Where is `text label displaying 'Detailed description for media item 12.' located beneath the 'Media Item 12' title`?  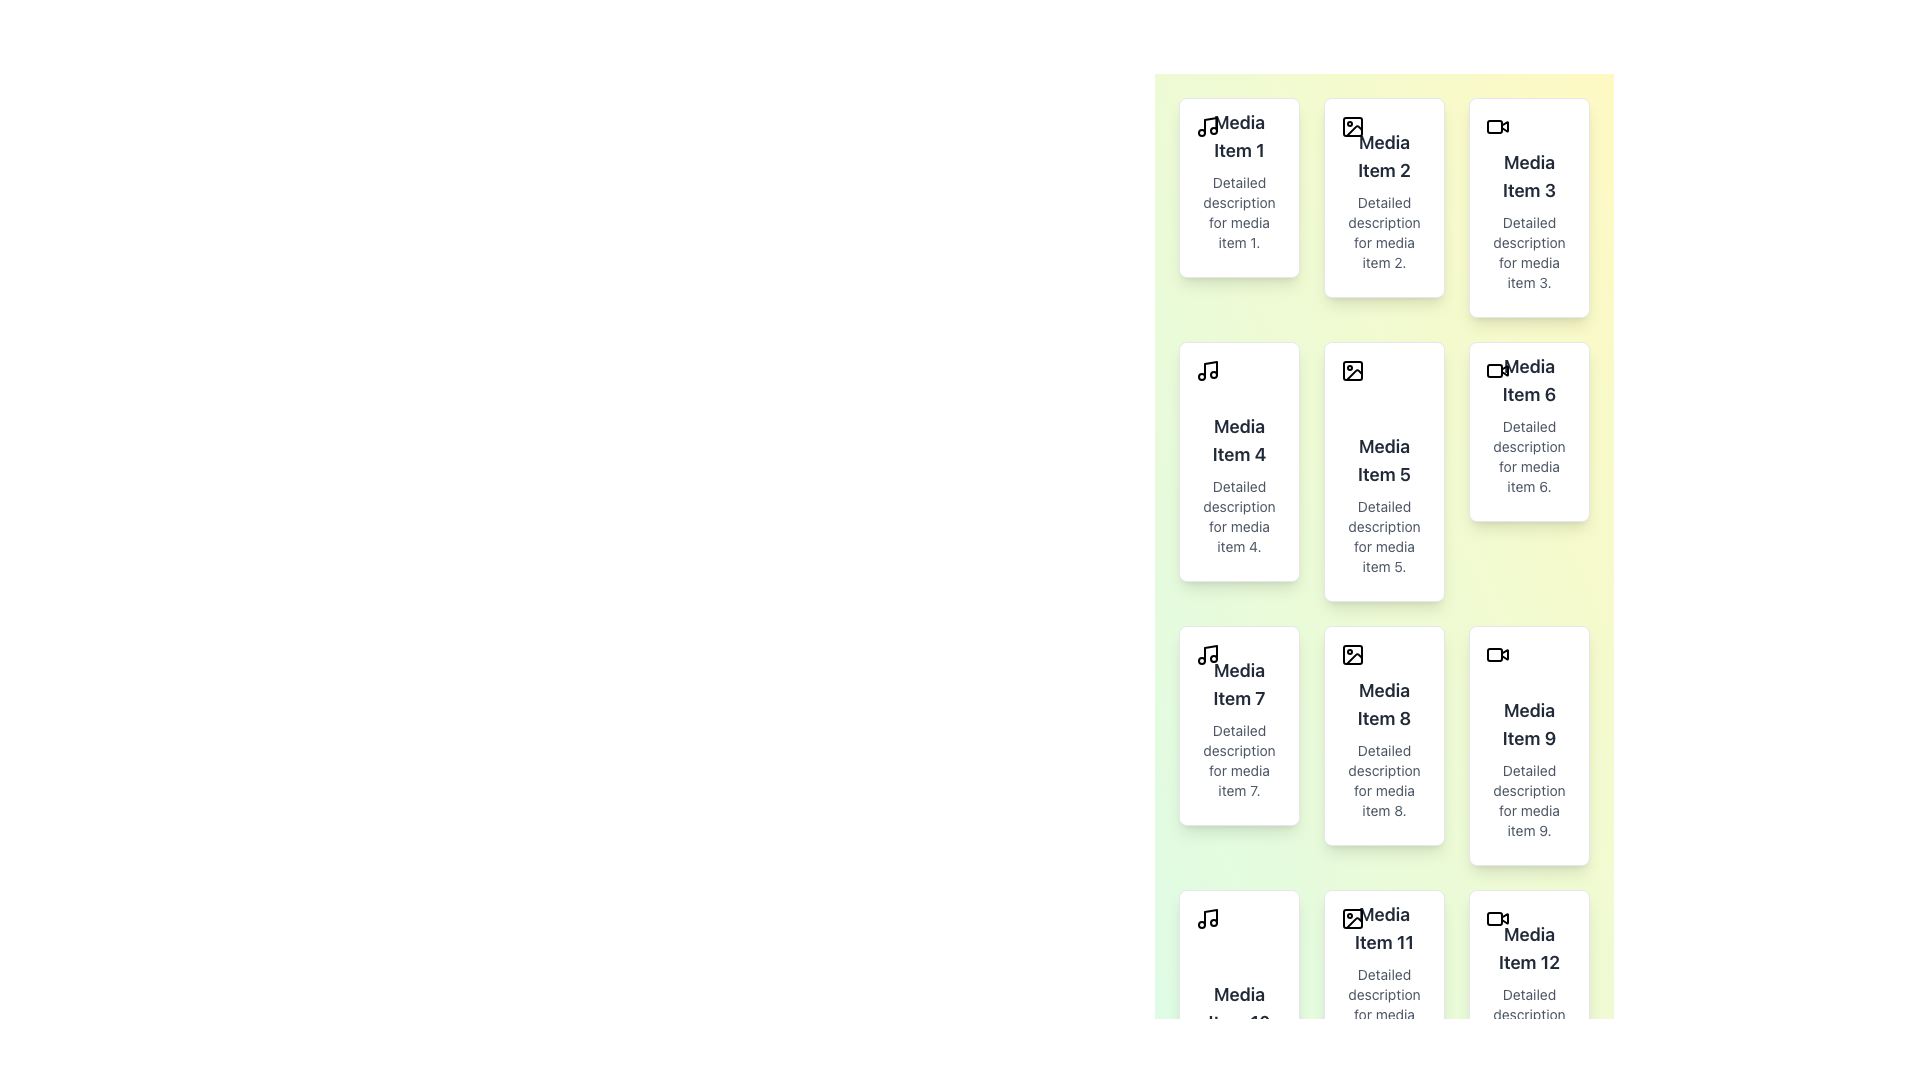 text label displaying 'Detailed description for media item 12.' located beneath the 'Media Item 12' title is located at coordinates (1528, 1025).